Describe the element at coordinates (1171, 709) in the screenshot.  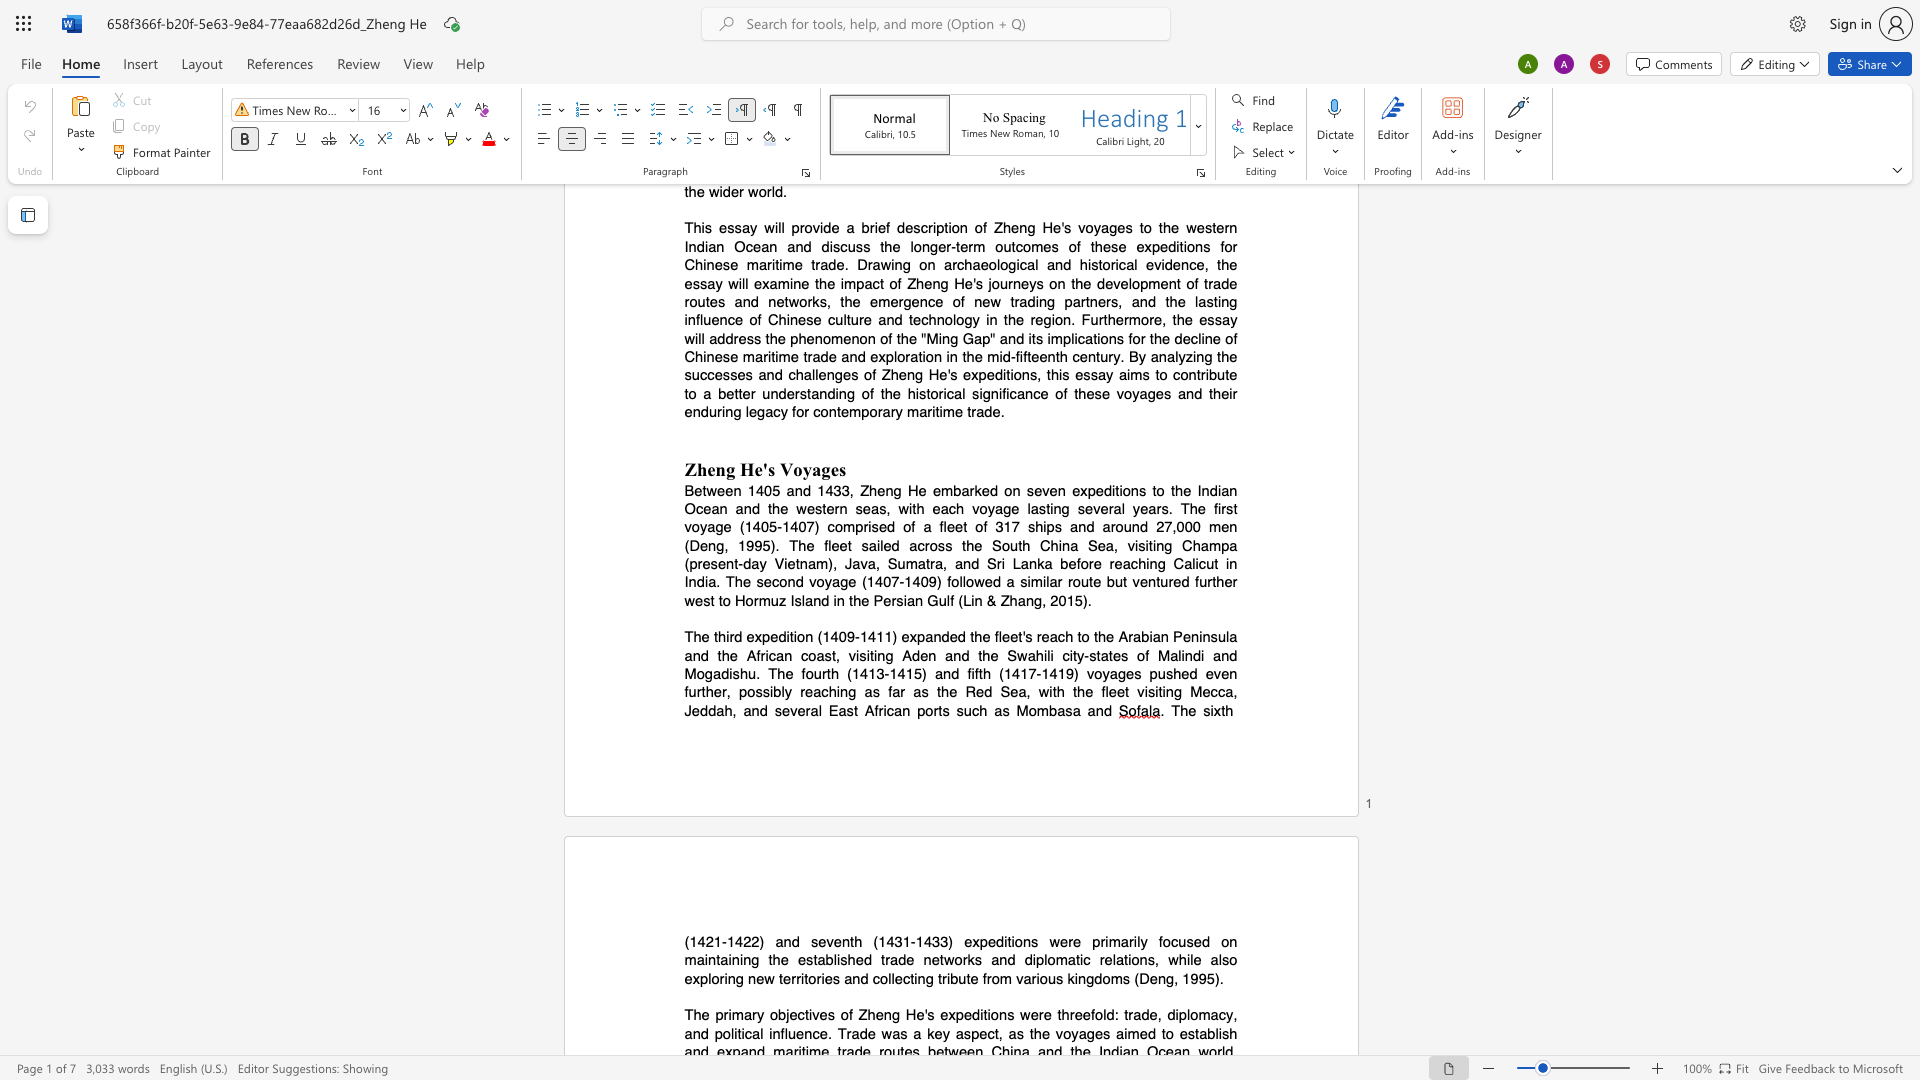
I see `the subset text "The" within the text ". The sixth"` at that location.